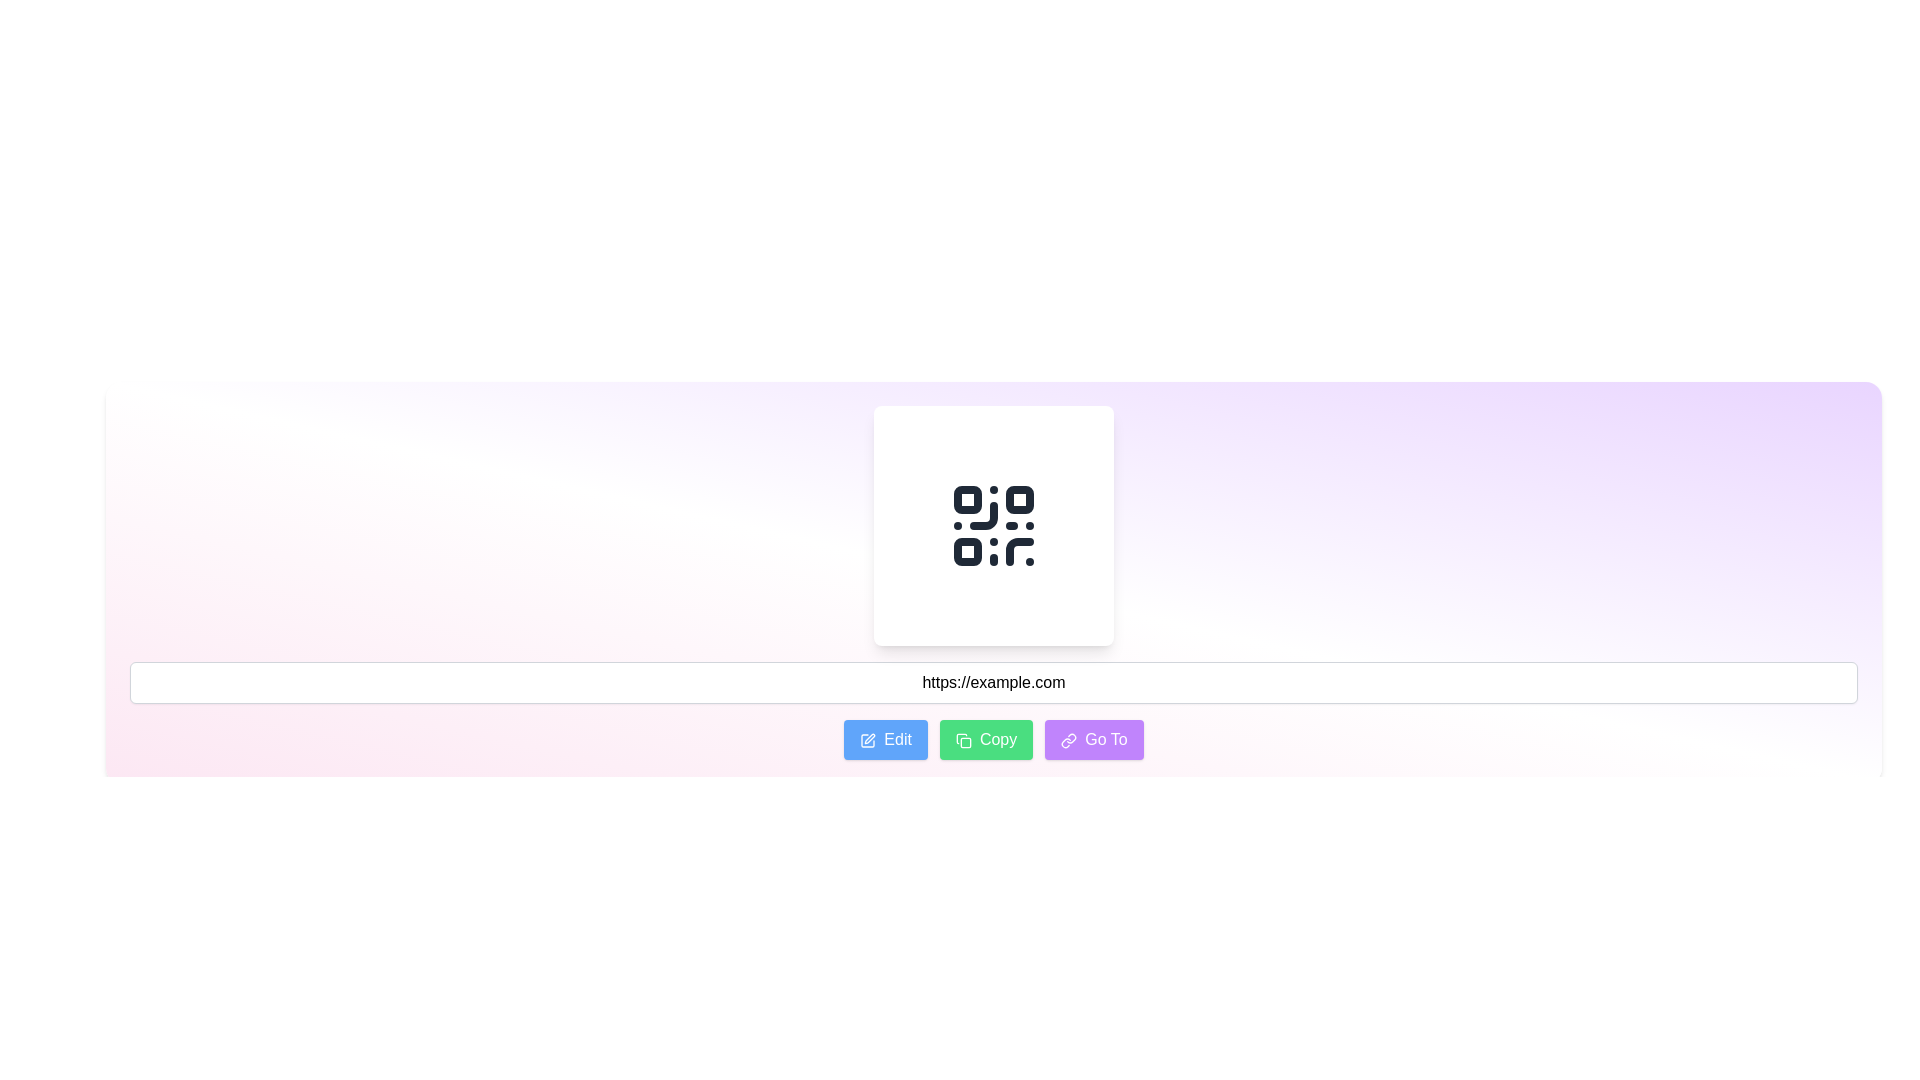 This screenshot has width=1920, height=1080. What do you see at coordinates (868, 740) in the screenshot?
I see `the editing functionality Icon within the 'Edit' button located in the lower left corner of the interface` at bounding box center [868, 740].